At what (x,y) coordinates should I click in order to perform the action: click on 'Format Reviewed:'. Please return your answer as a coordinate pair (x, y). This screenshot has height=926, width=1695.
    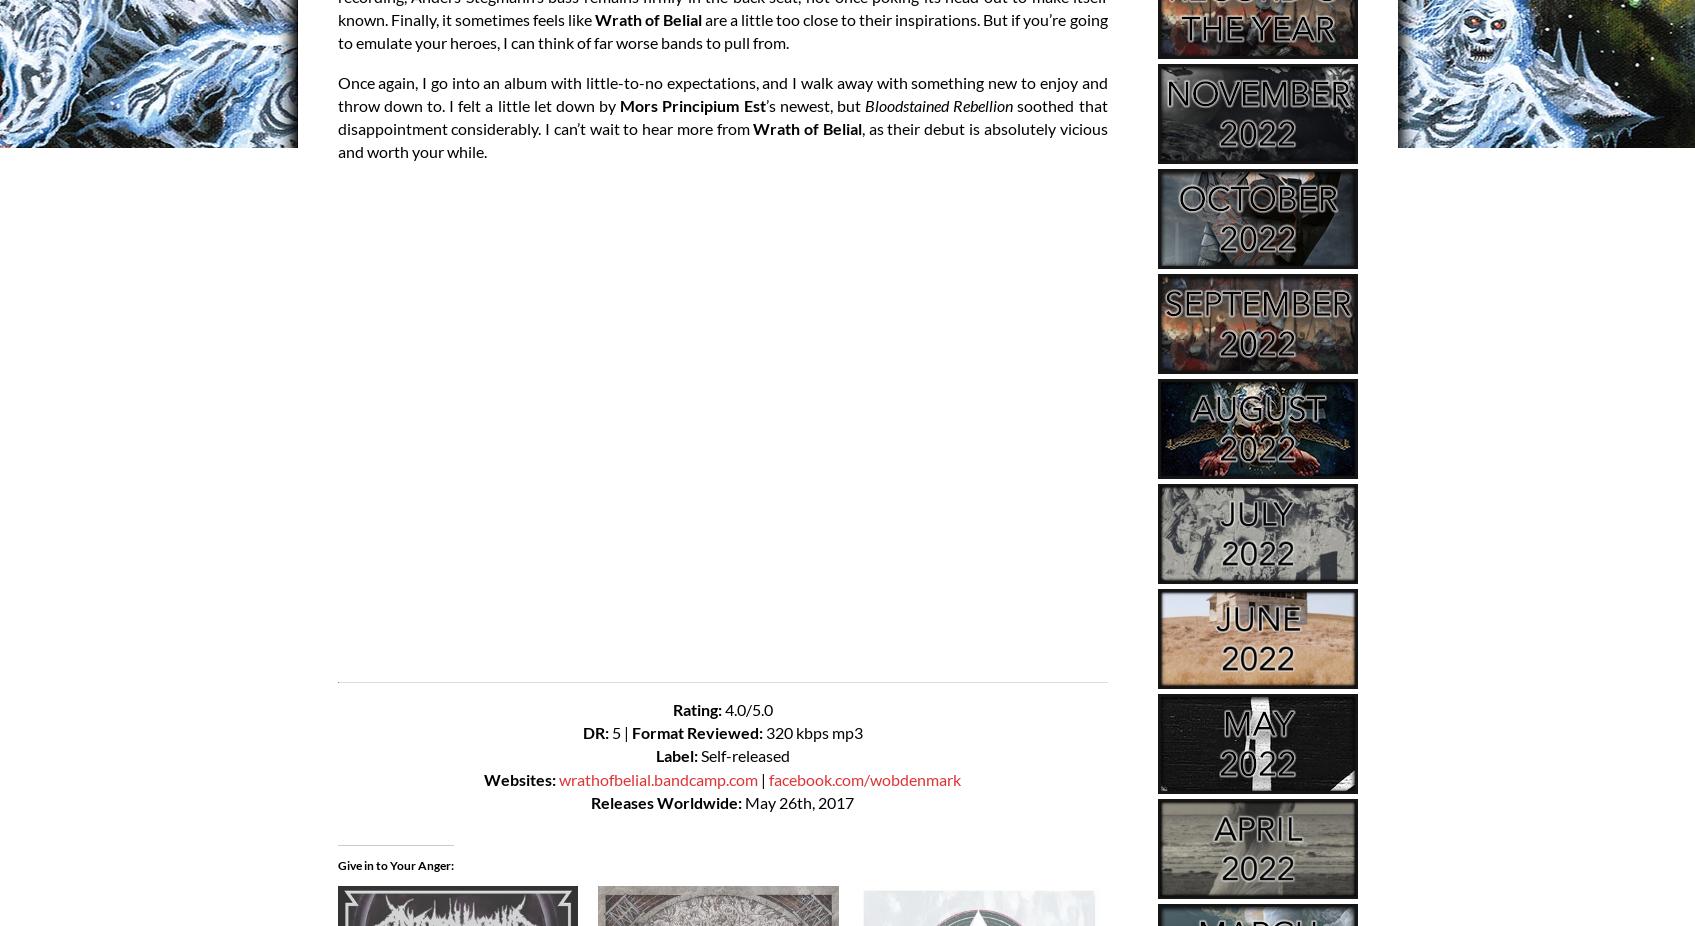
    Looking at the image, I should click on (696, 733).